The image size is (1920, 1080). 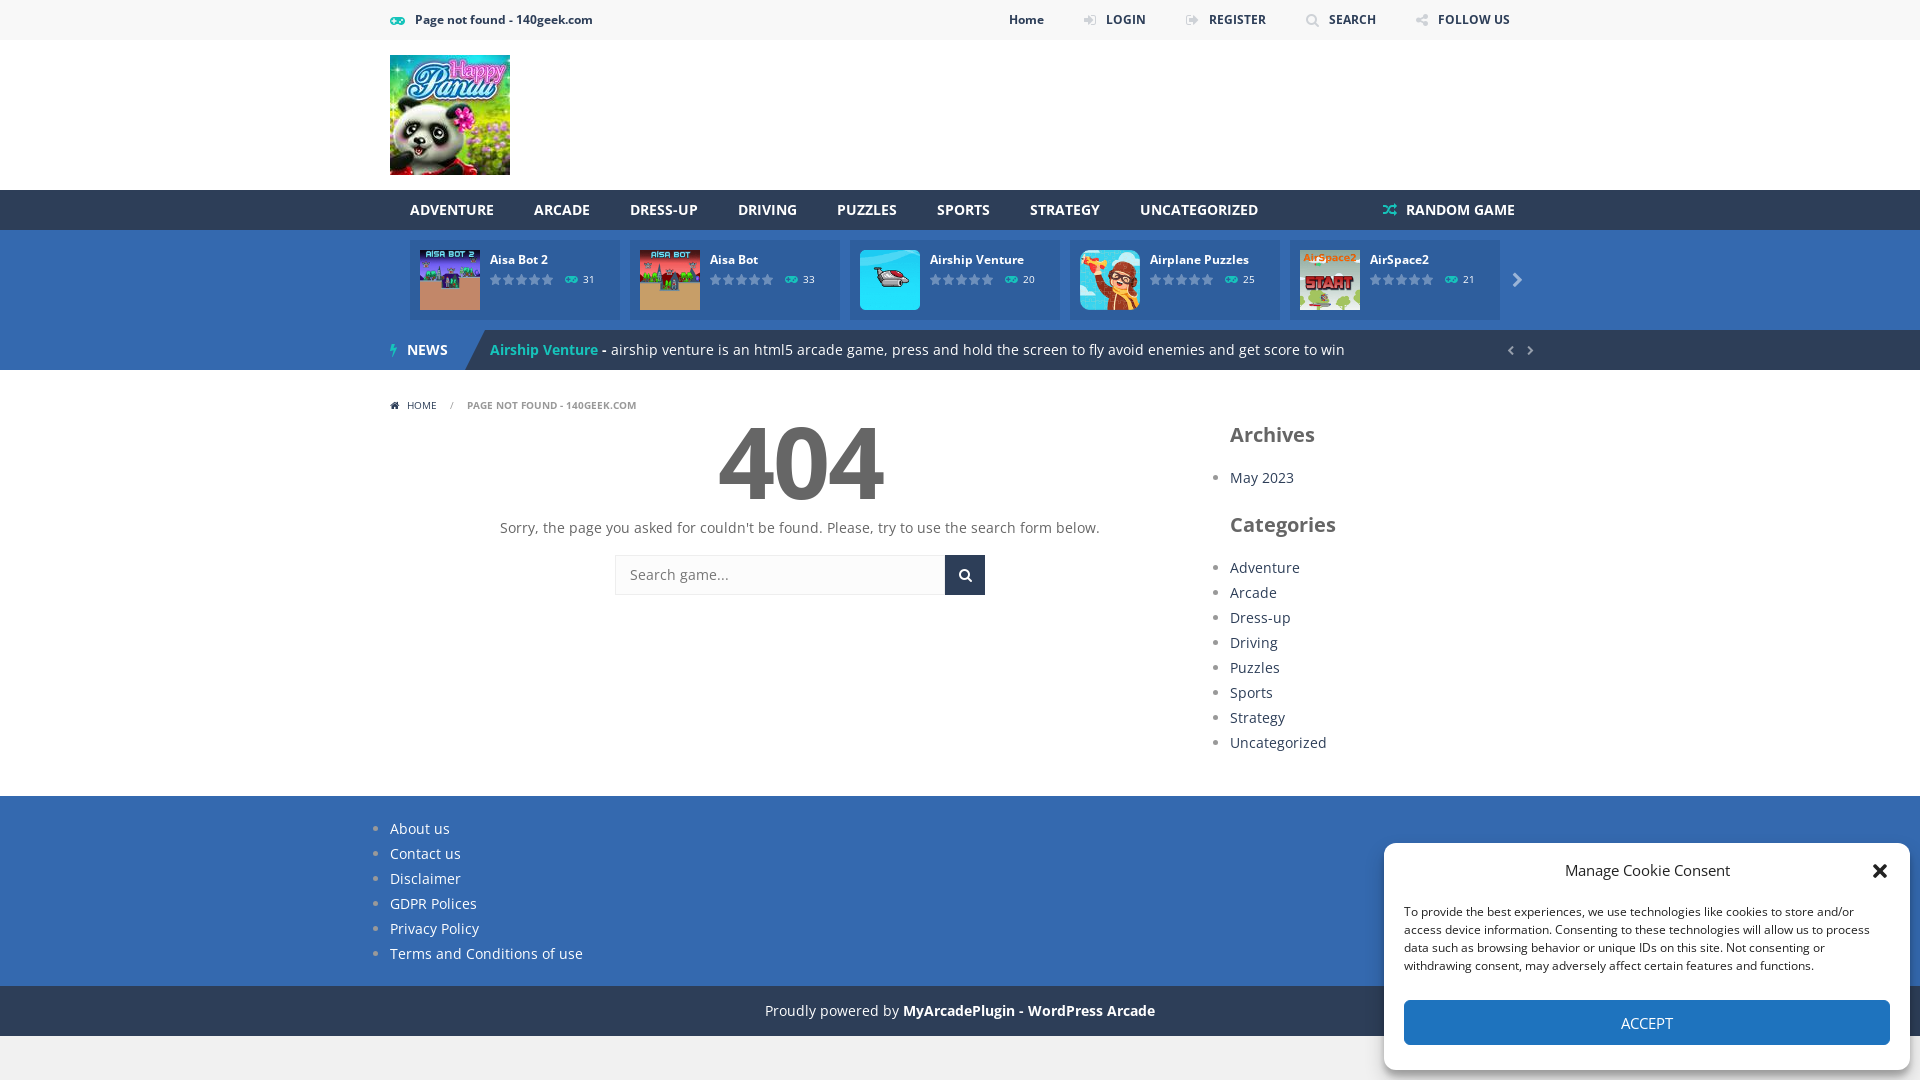 I want to click on 'Strategy', so click(x=1256, y=716).